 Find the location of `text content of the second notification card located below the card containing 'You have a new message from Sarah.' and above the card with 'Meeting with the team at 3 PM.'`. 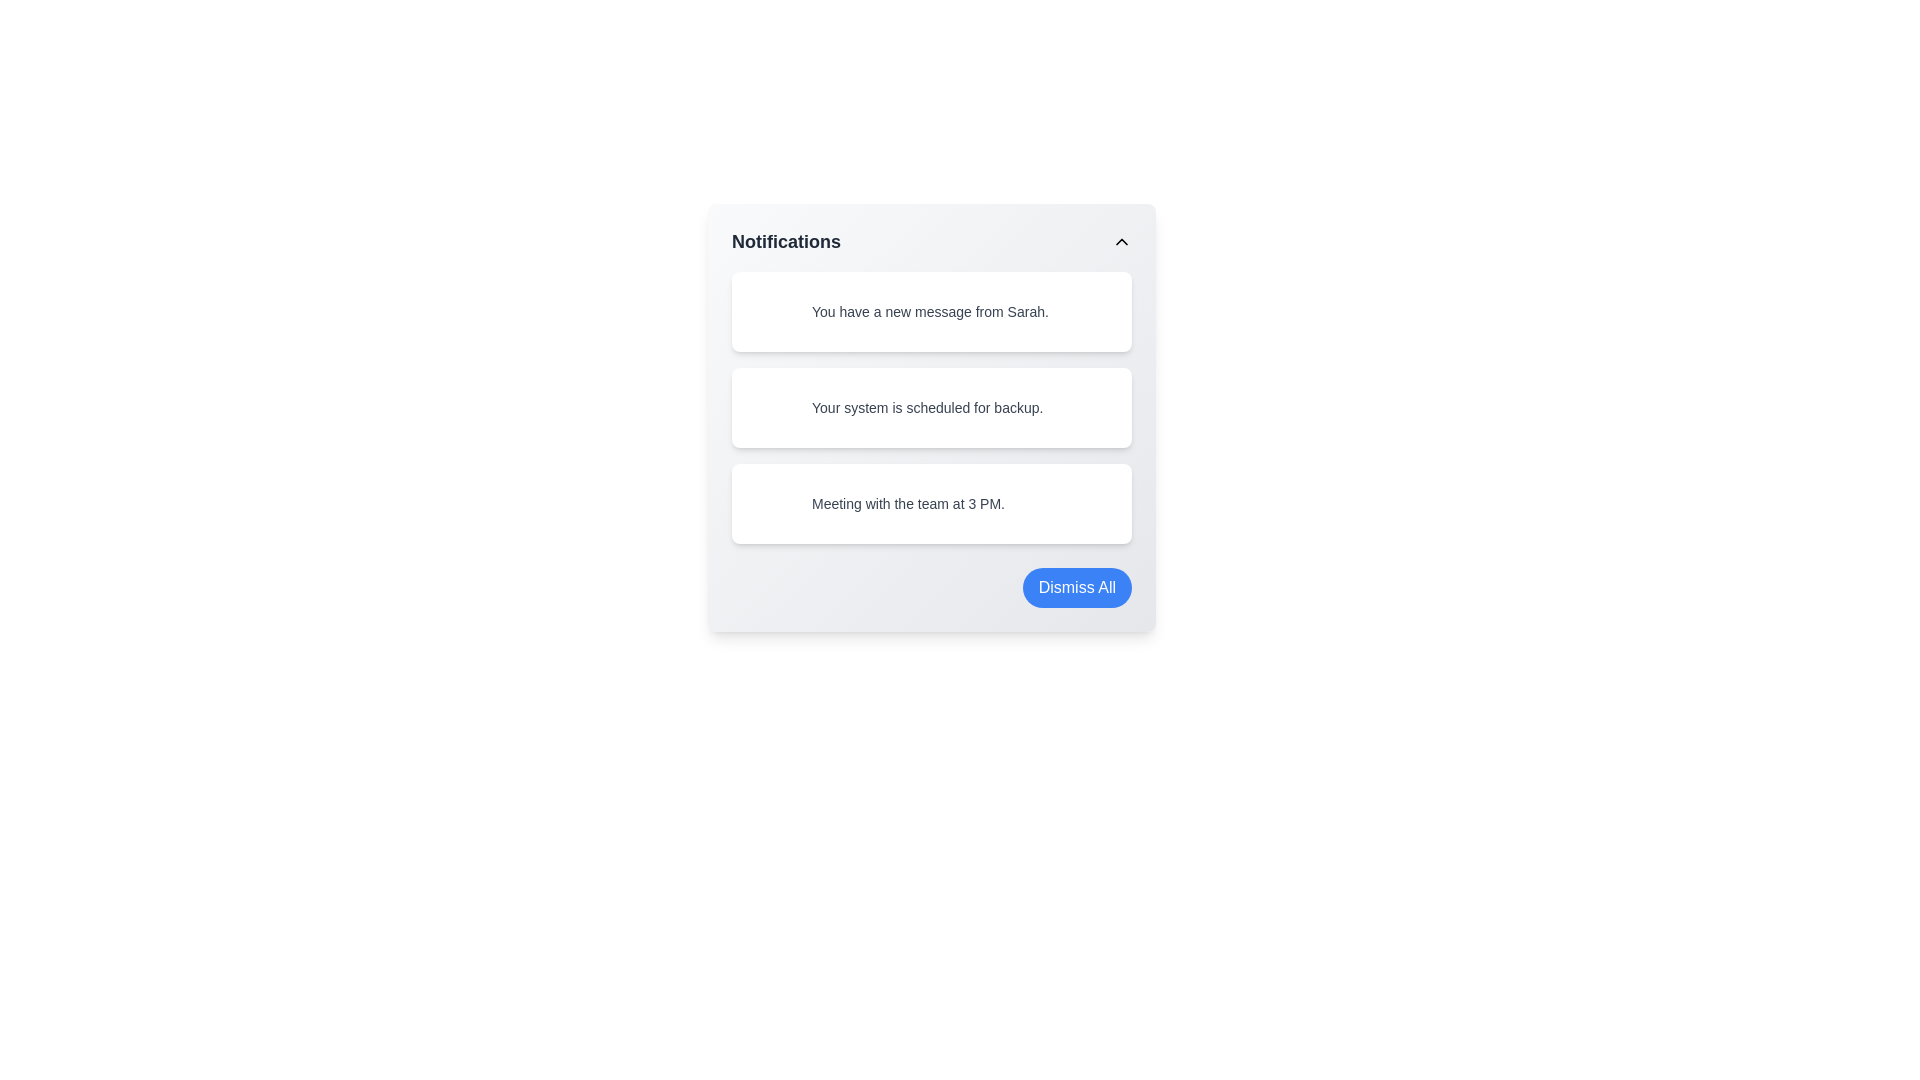

text content of the second notification card located below the card containing 'You have a new message from Sarah.' and above the card with 'Meeting with the team at 3 PM.' is located at coordinates (930, 407).